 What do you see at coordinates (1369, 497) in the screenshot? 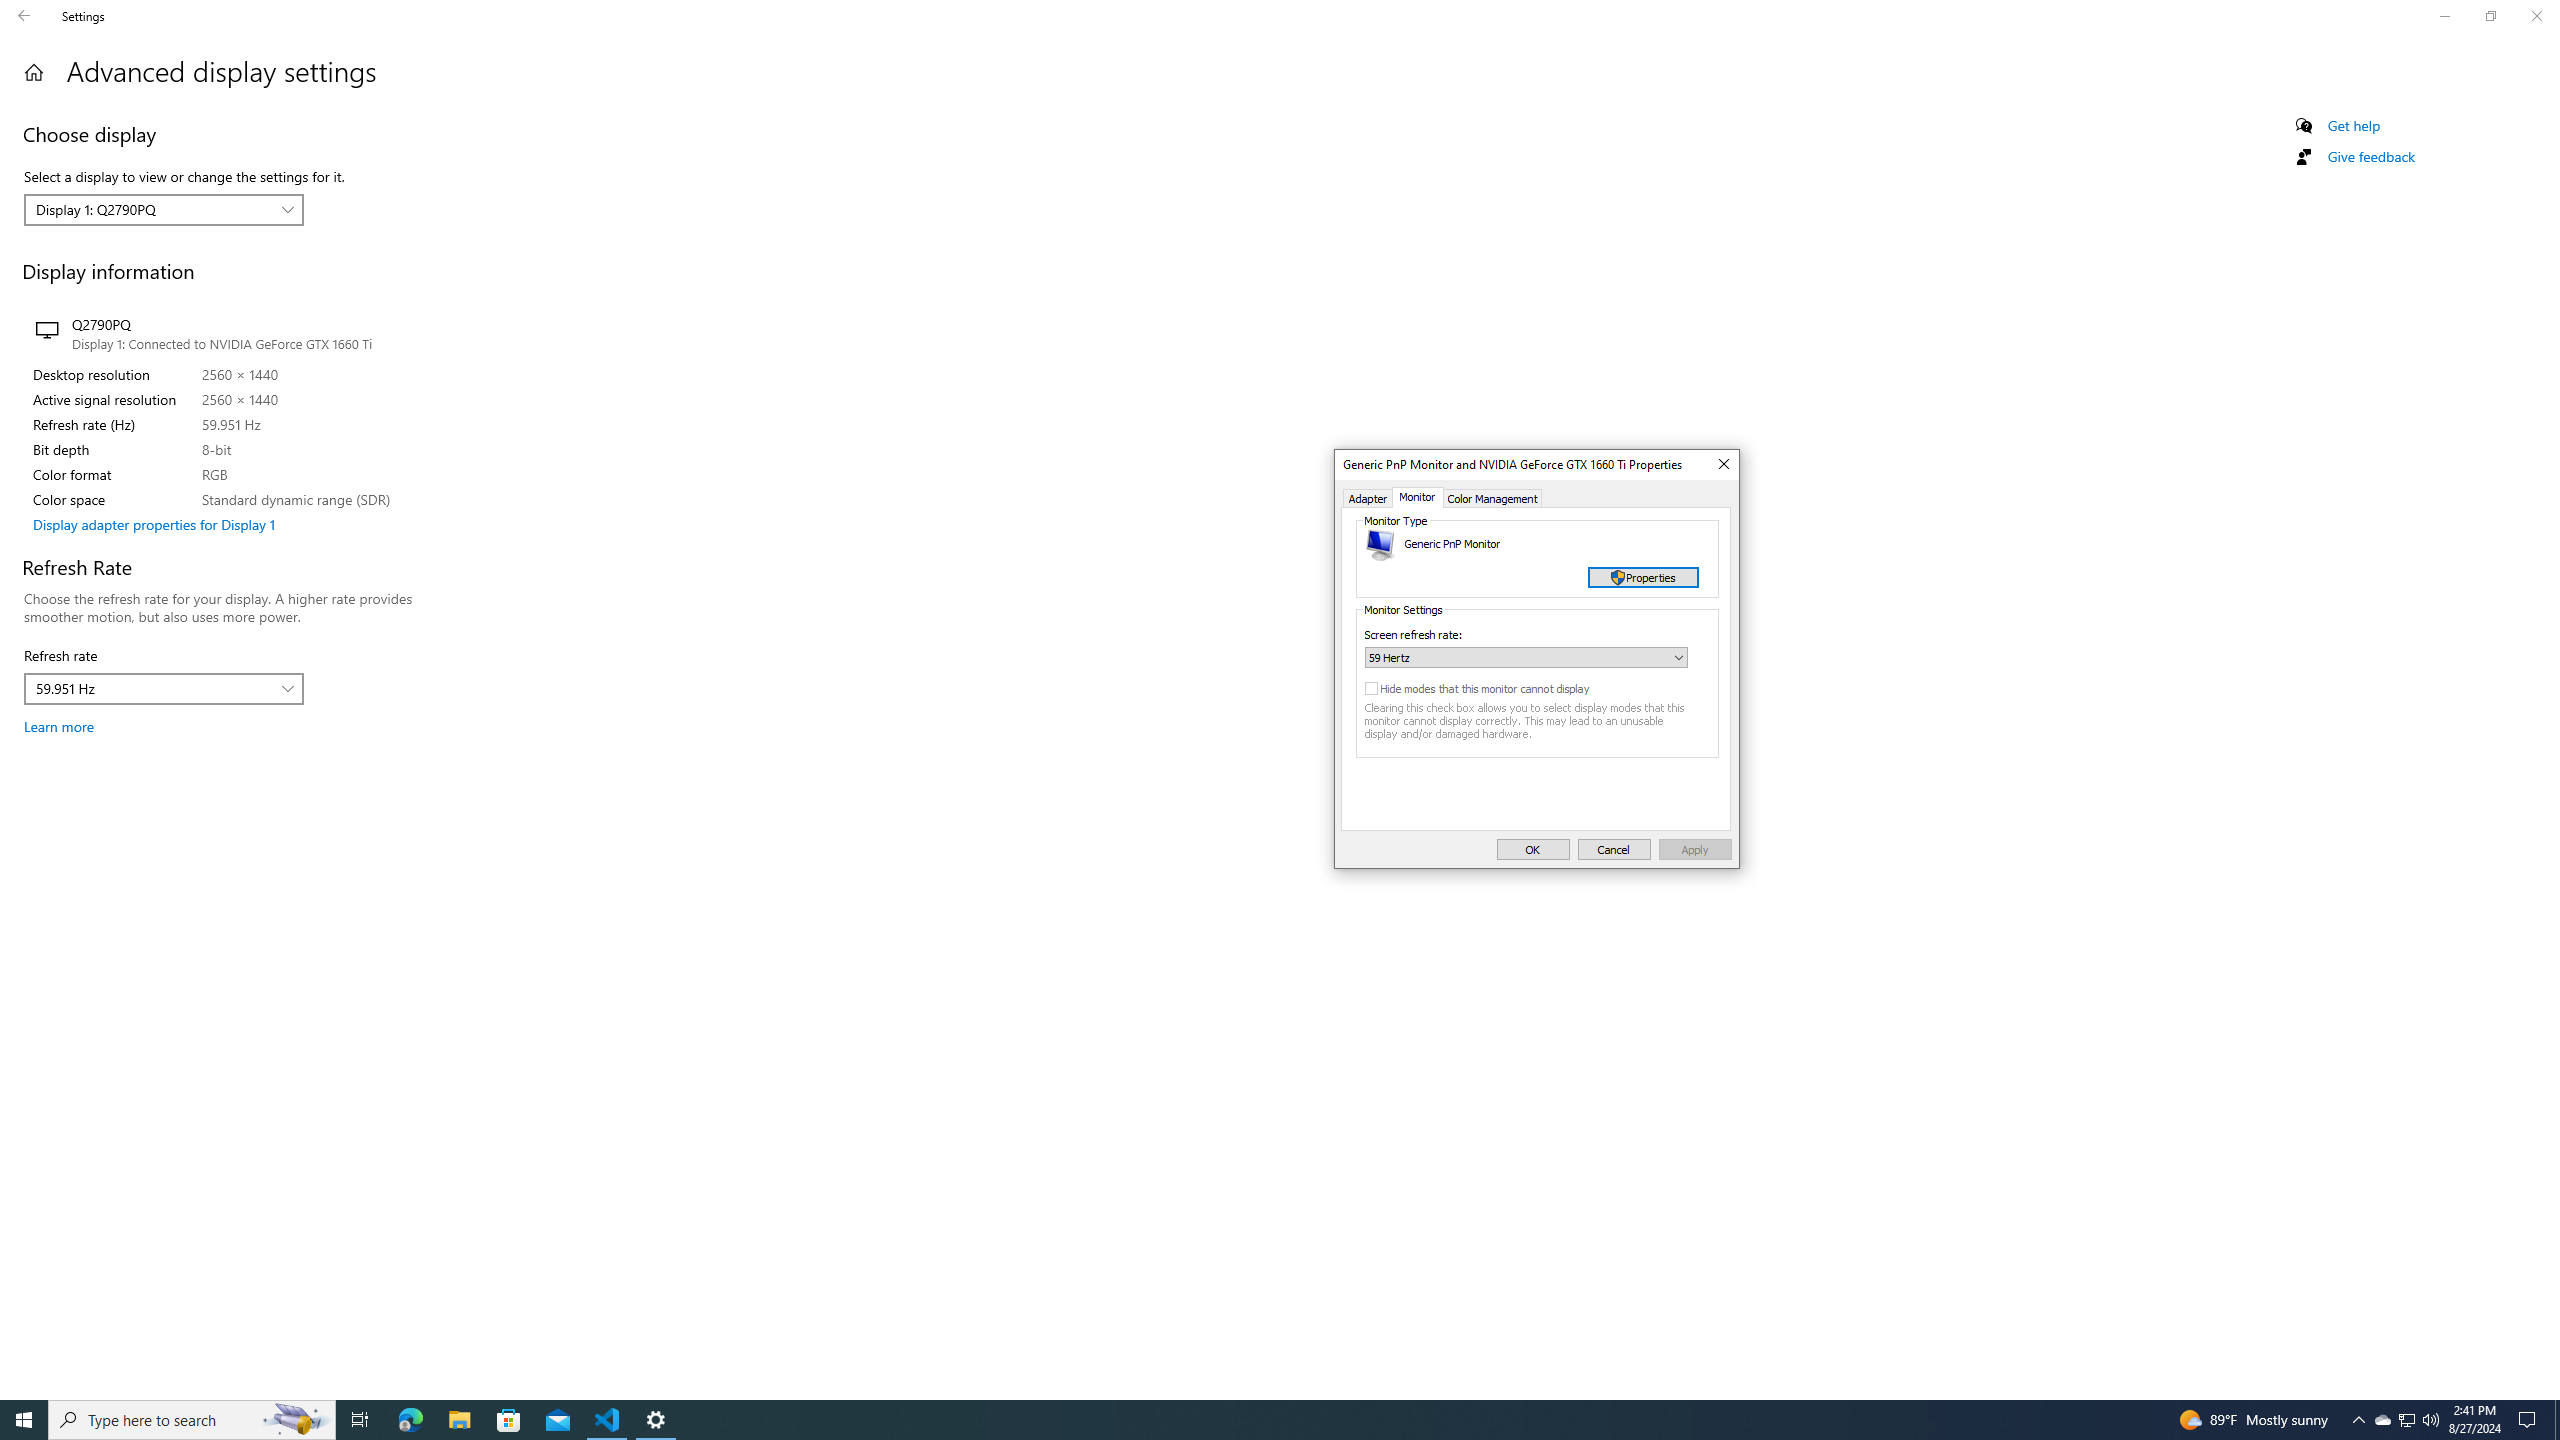
I see `'Adapter'` at bounding box center [1369, 497].